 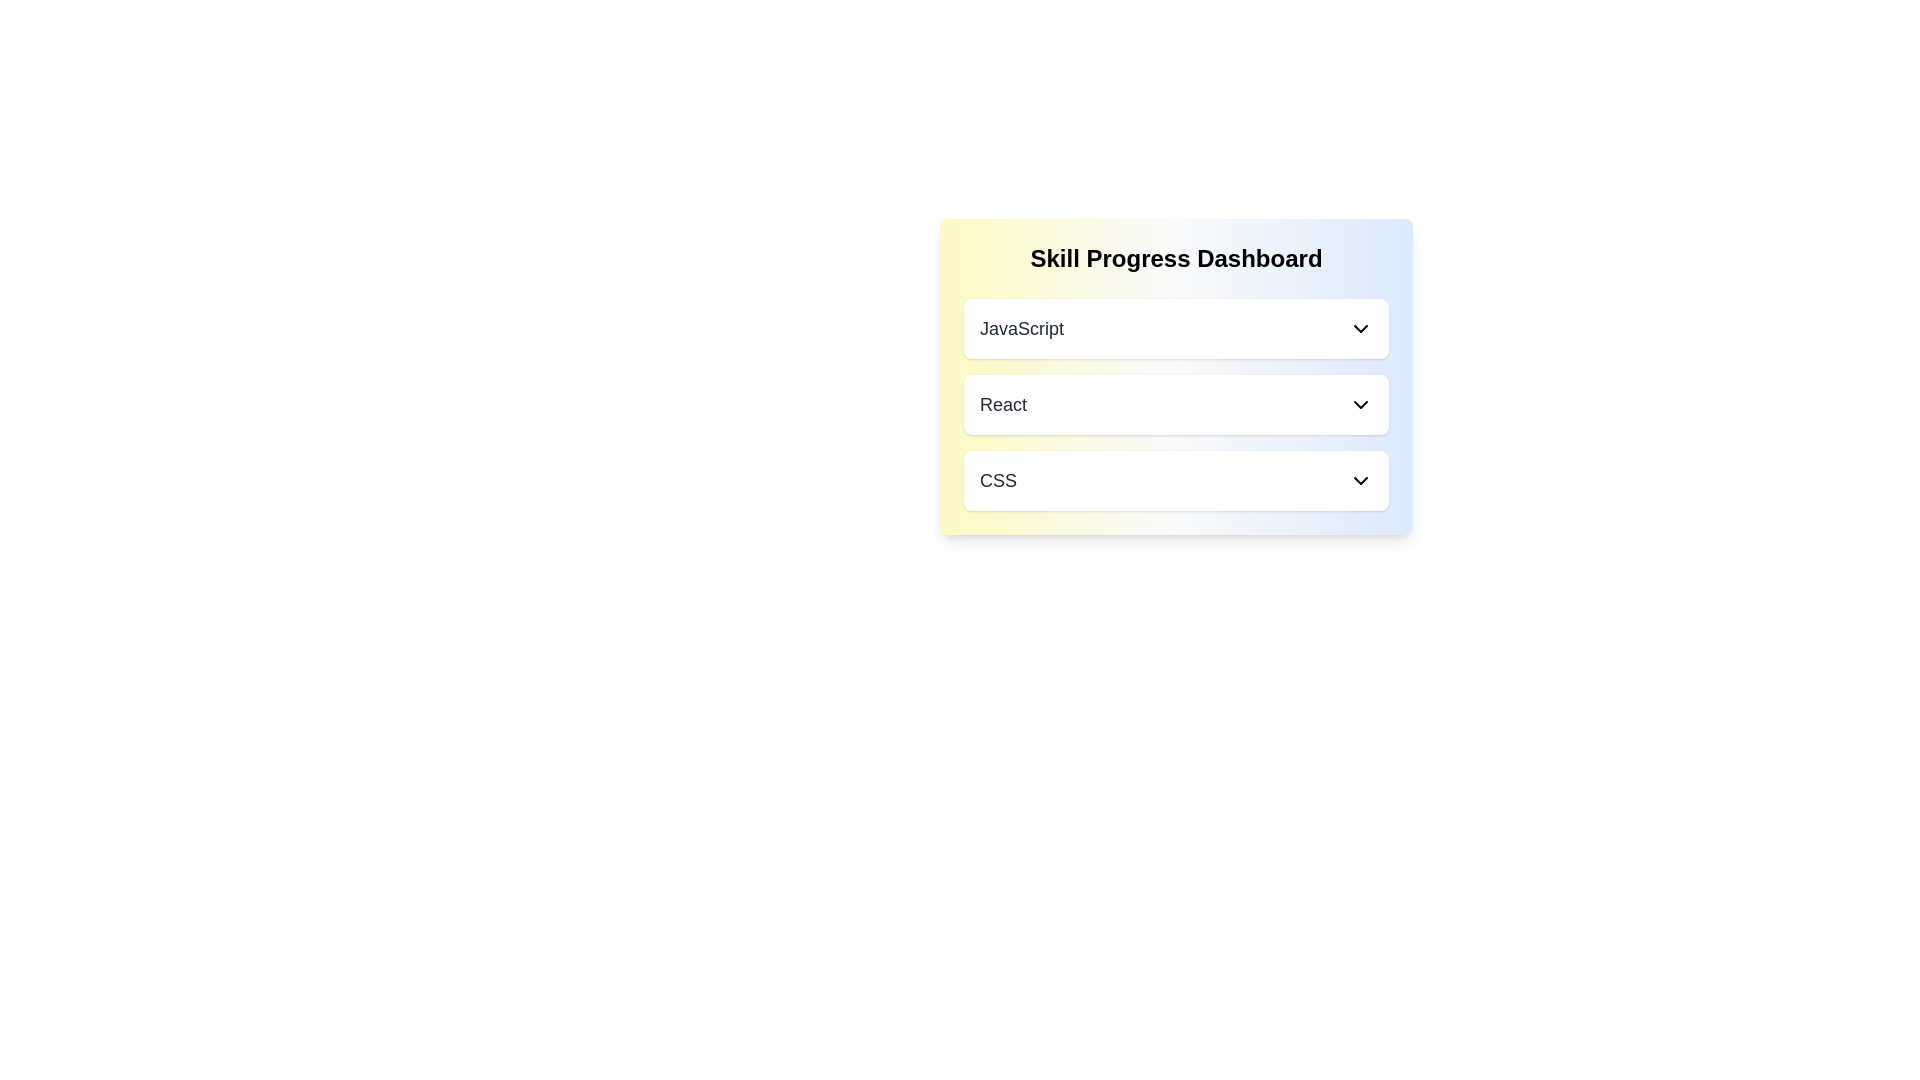 I want to click on the downward-facing chevron icon button located to the right of the 'CSS' label to potentially display a tooltip, so click(x=1360, y=481).